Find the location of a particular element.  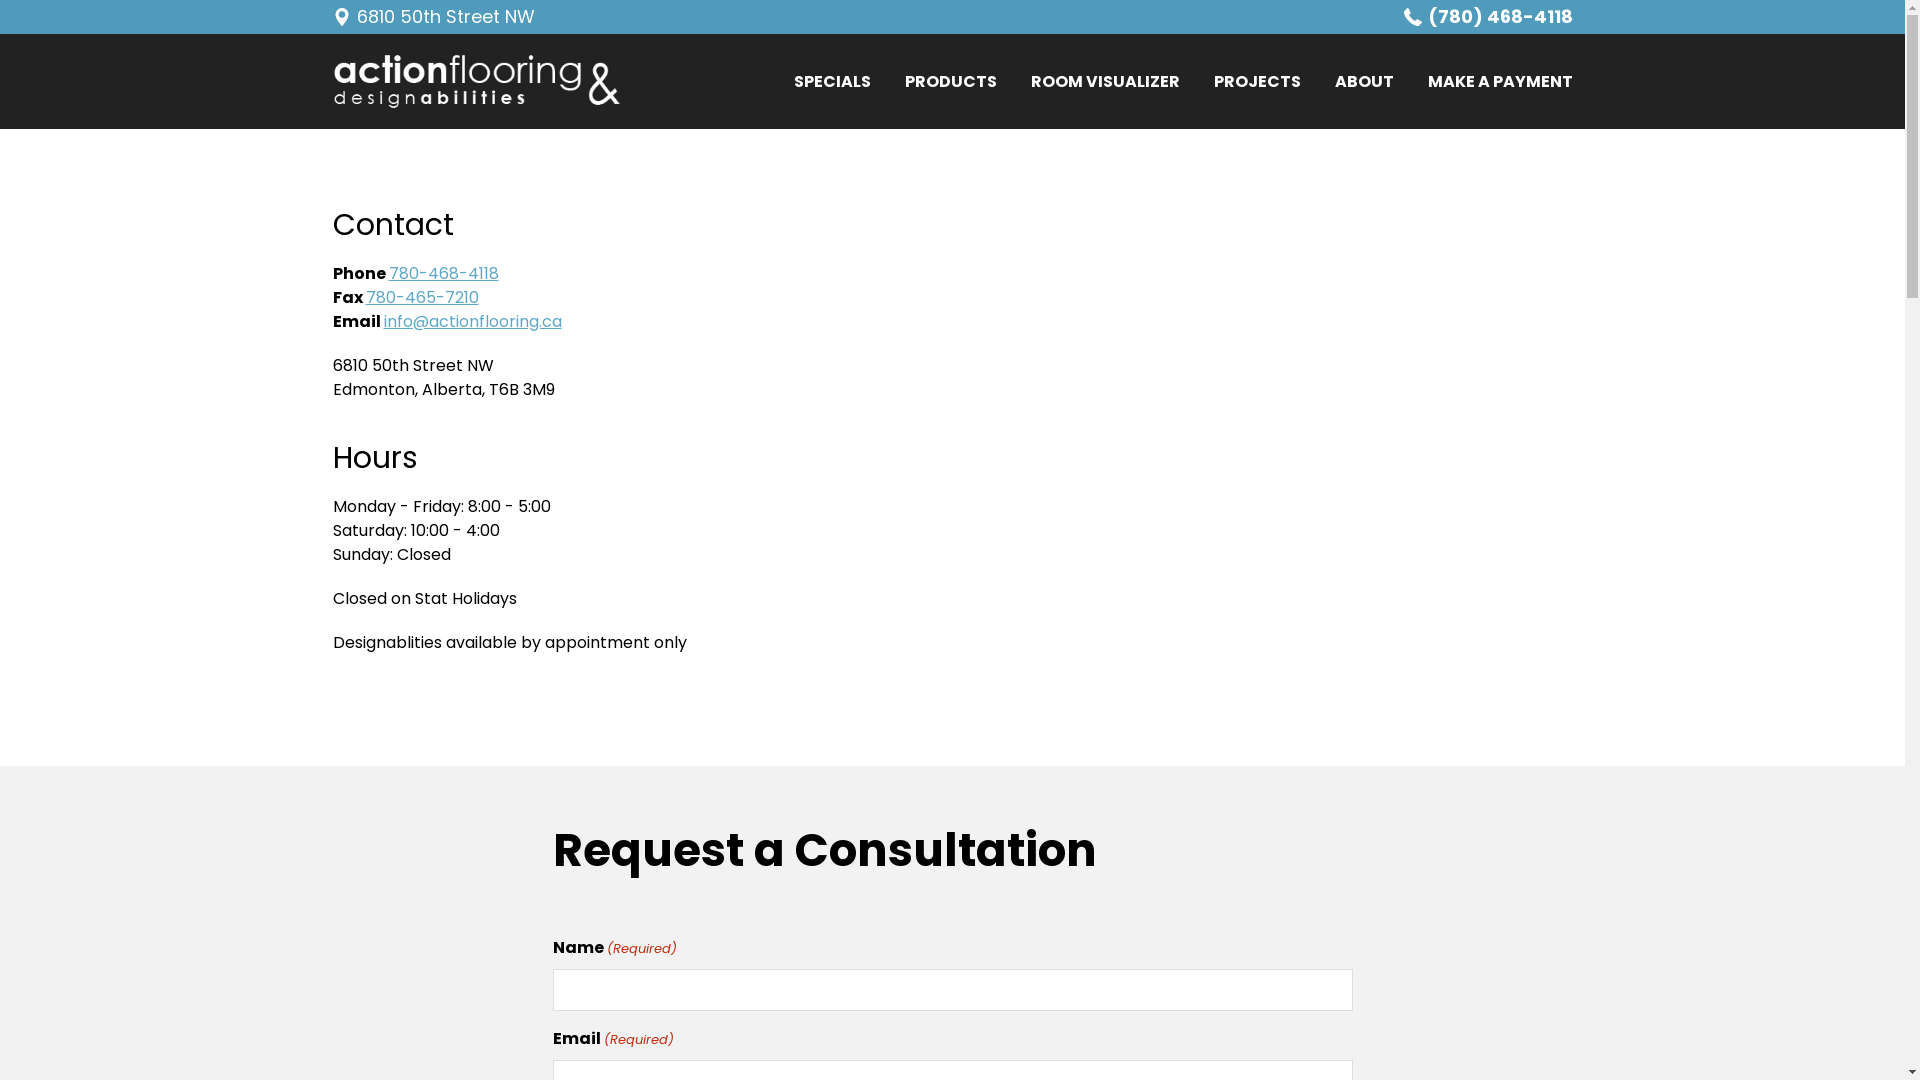

'ROOM VISUALIZER' is located at coordinates (1103, 80).